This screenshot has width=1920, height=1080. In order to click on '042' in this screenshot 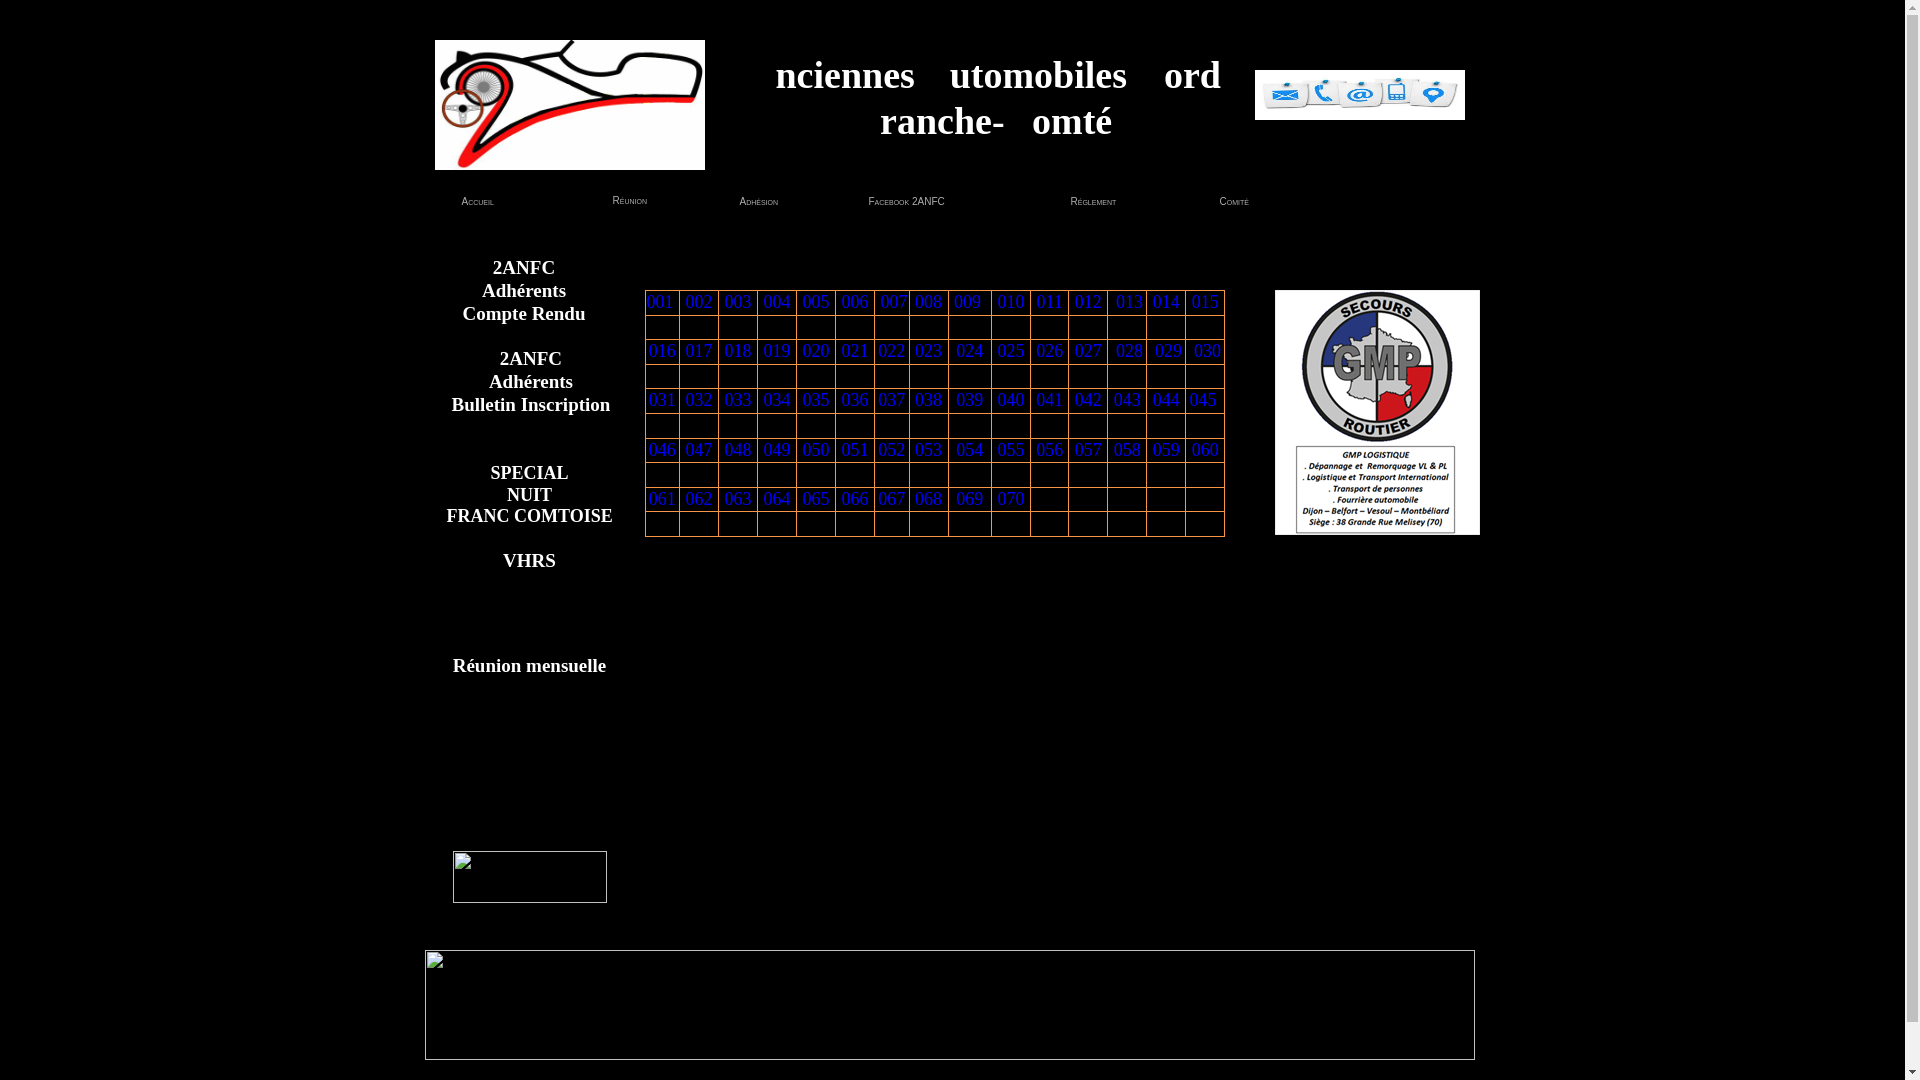, I will do `click(1074, 400)`.